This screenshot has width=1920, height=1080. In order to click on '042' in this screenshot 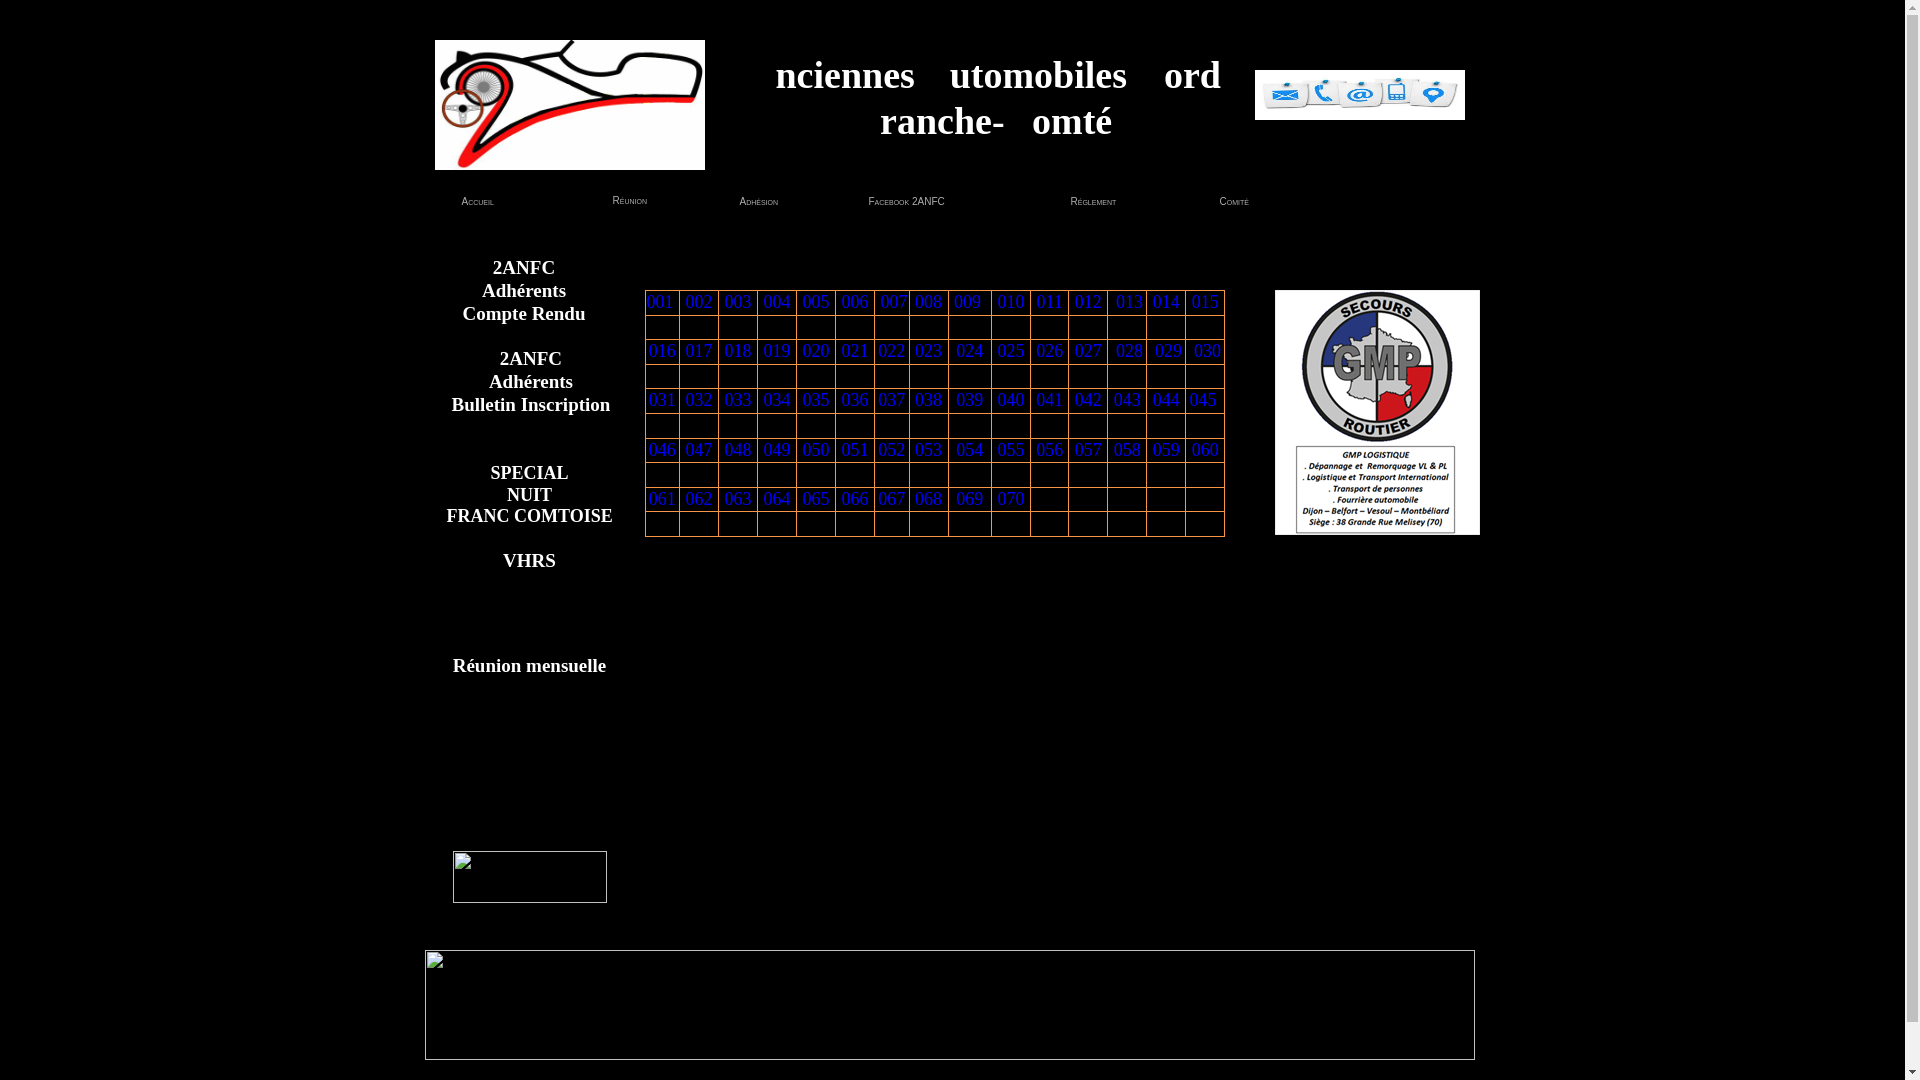, I will do `click(1074, 400)`.